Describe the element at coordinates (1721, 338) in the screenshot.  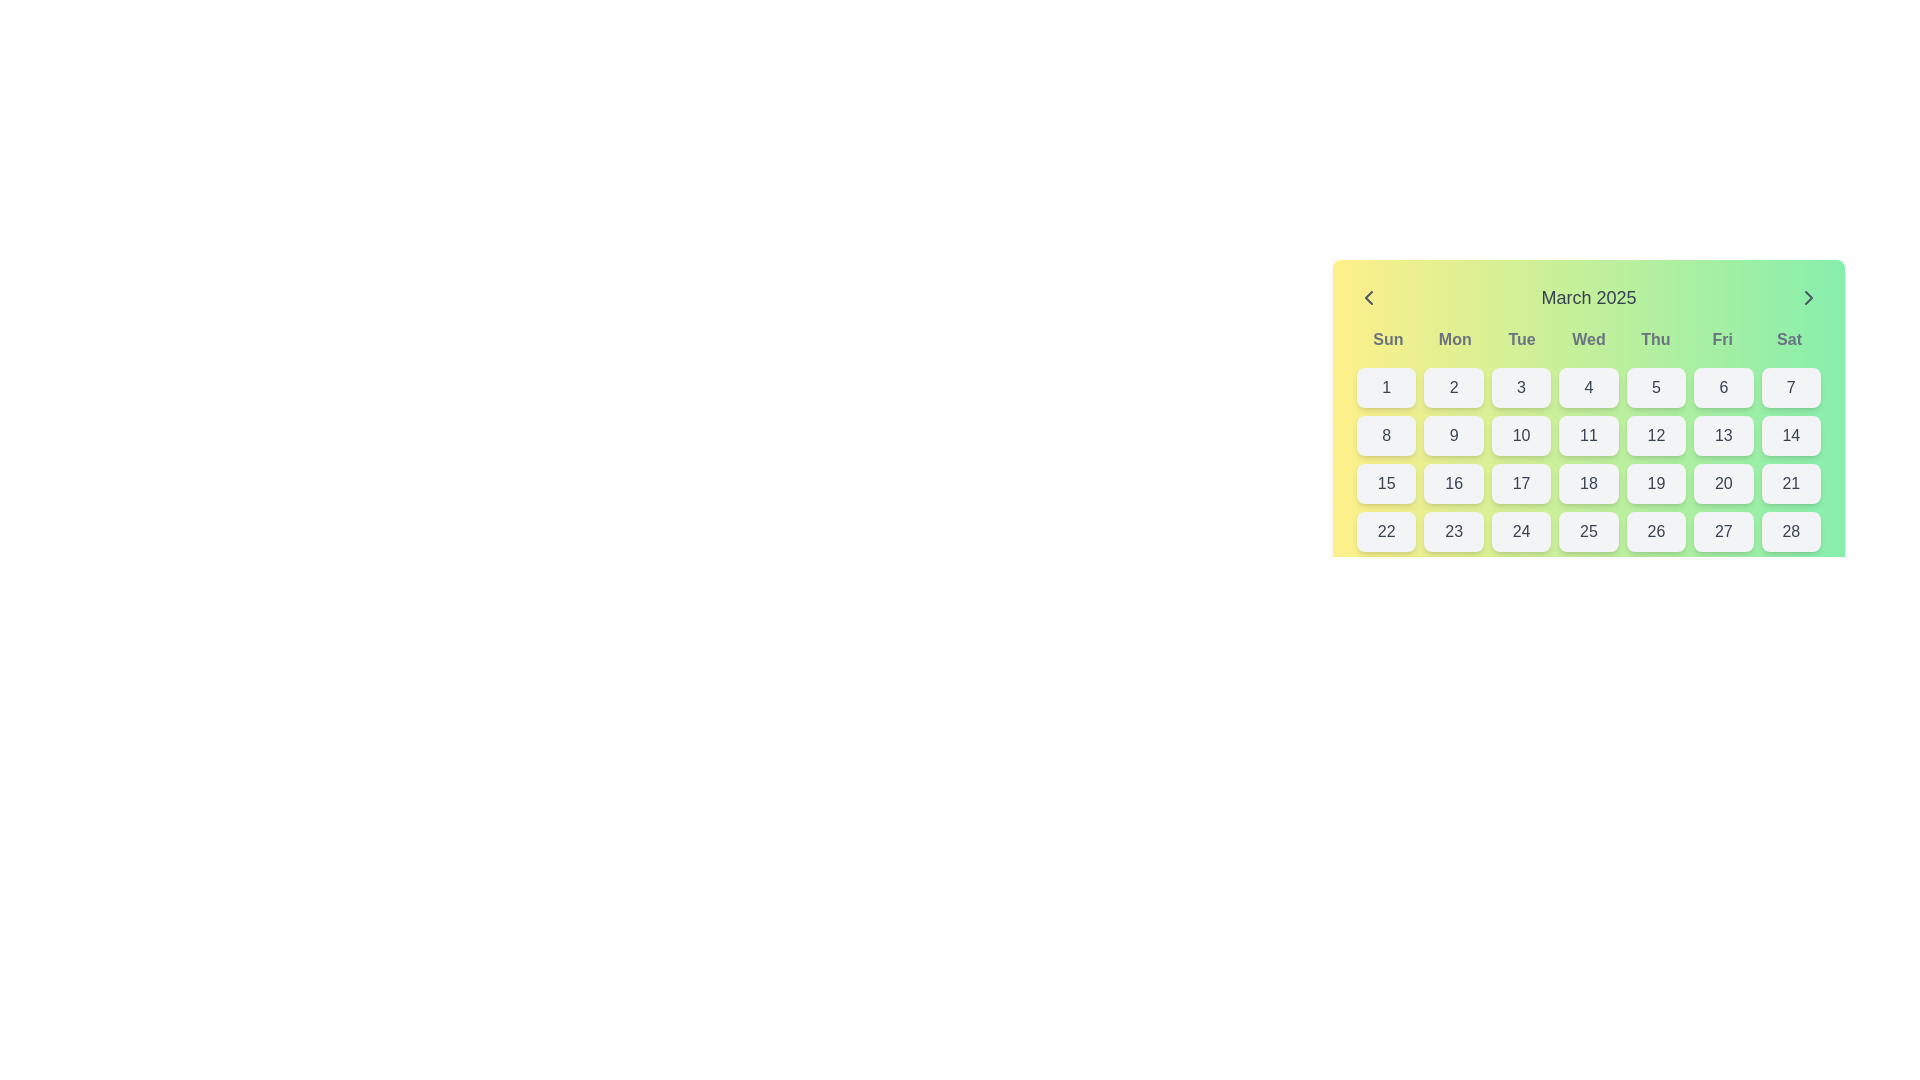
I see `the text label displaying 'Fri' in bold gray font, positioned between 'Thu' and 'Sat' in the calendar header` at that location.